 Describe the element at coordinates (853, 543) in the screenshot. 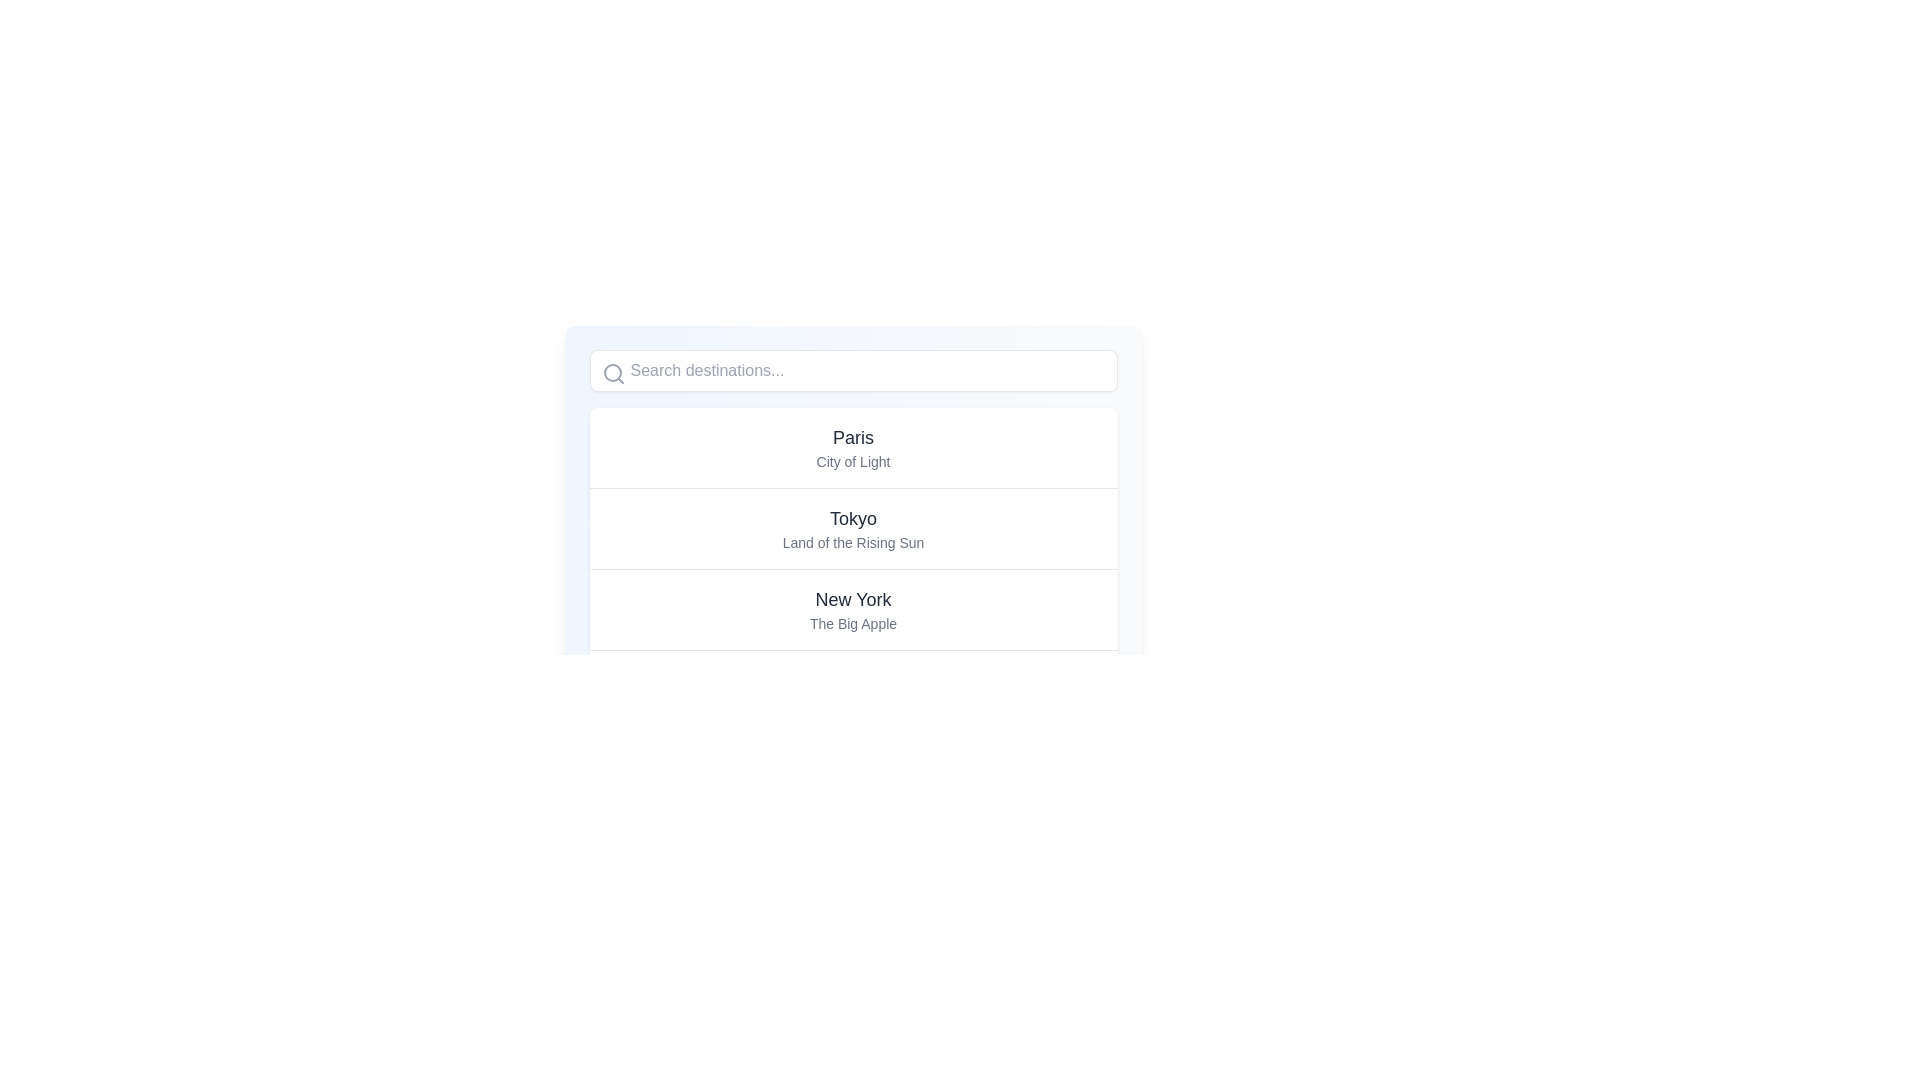

I see `the text label displaying 'Land of the Rising Sun', which is a small, gray font element located directly below the 'Tokyo' text, serving as supplementary information` at that location.